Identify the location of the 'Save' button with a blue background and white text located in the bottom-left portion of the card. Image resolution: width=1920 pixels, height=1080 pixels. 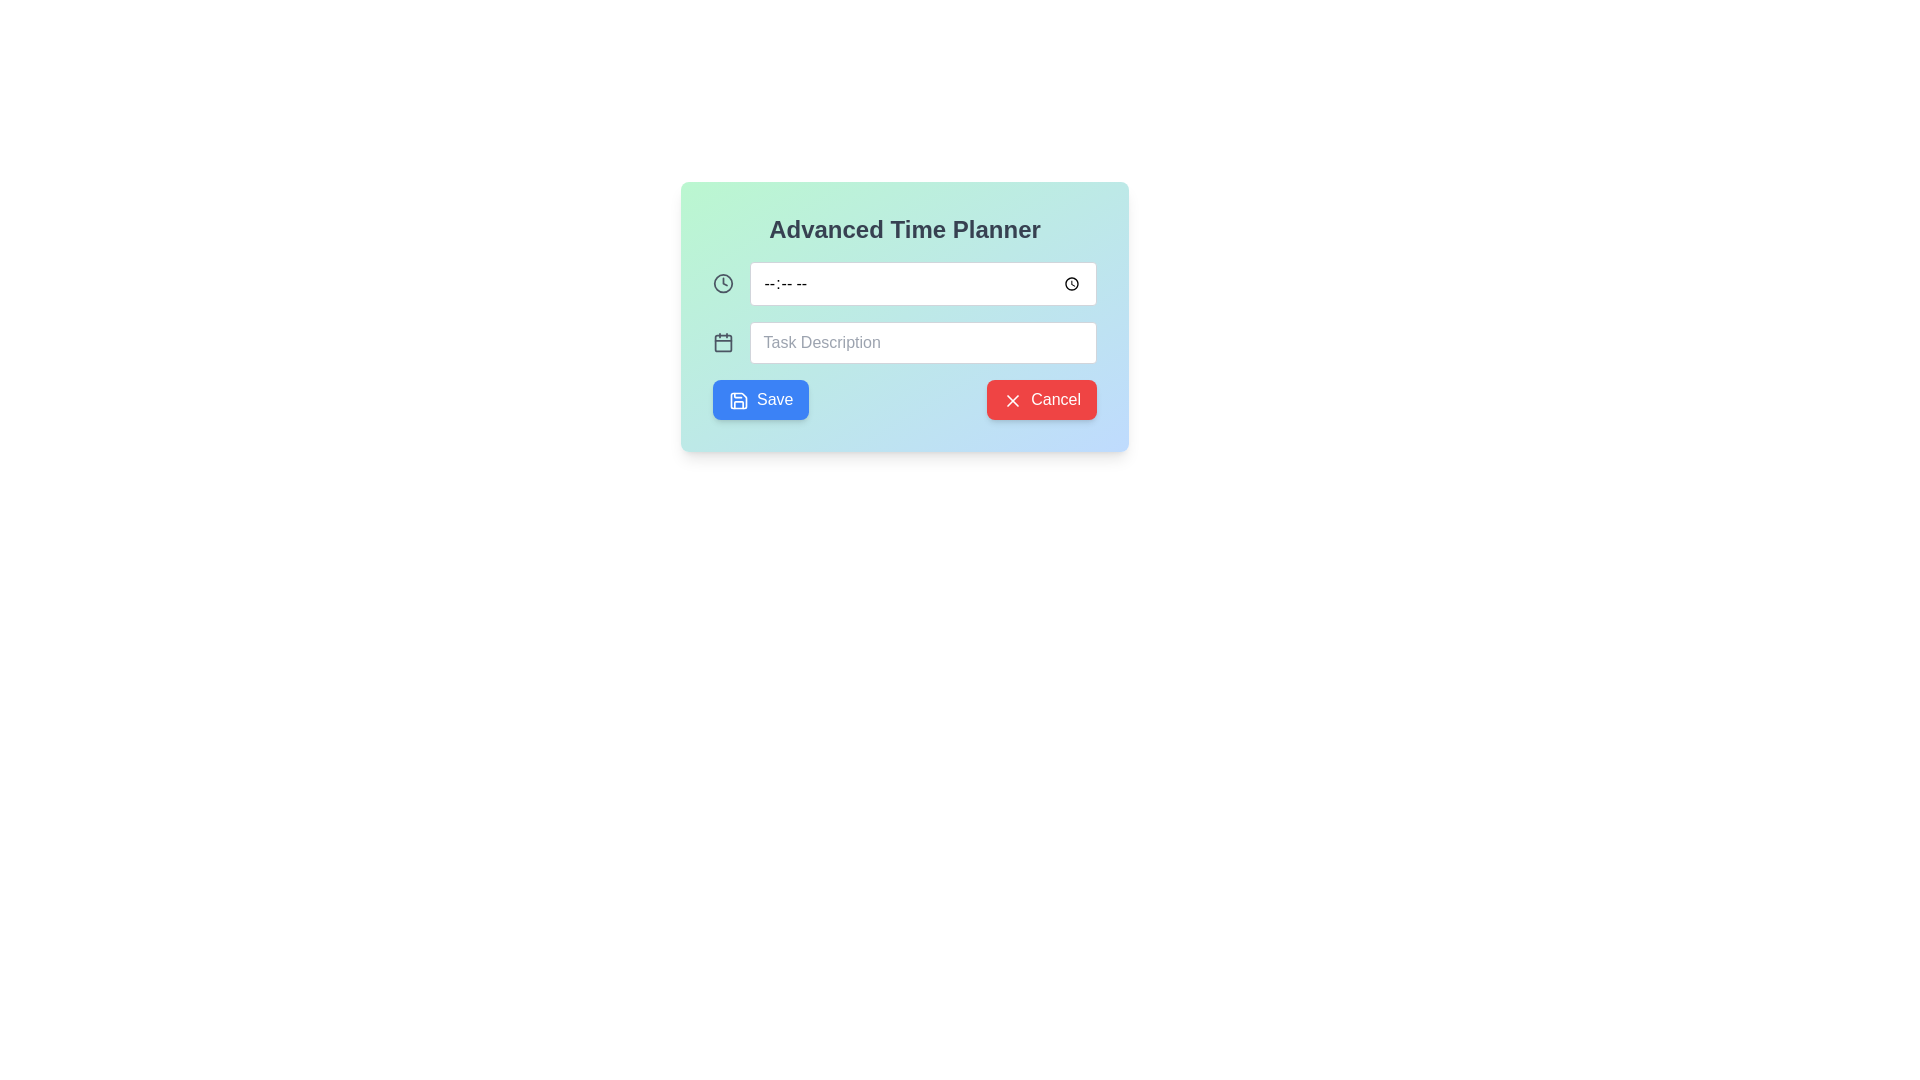
(760, 400).